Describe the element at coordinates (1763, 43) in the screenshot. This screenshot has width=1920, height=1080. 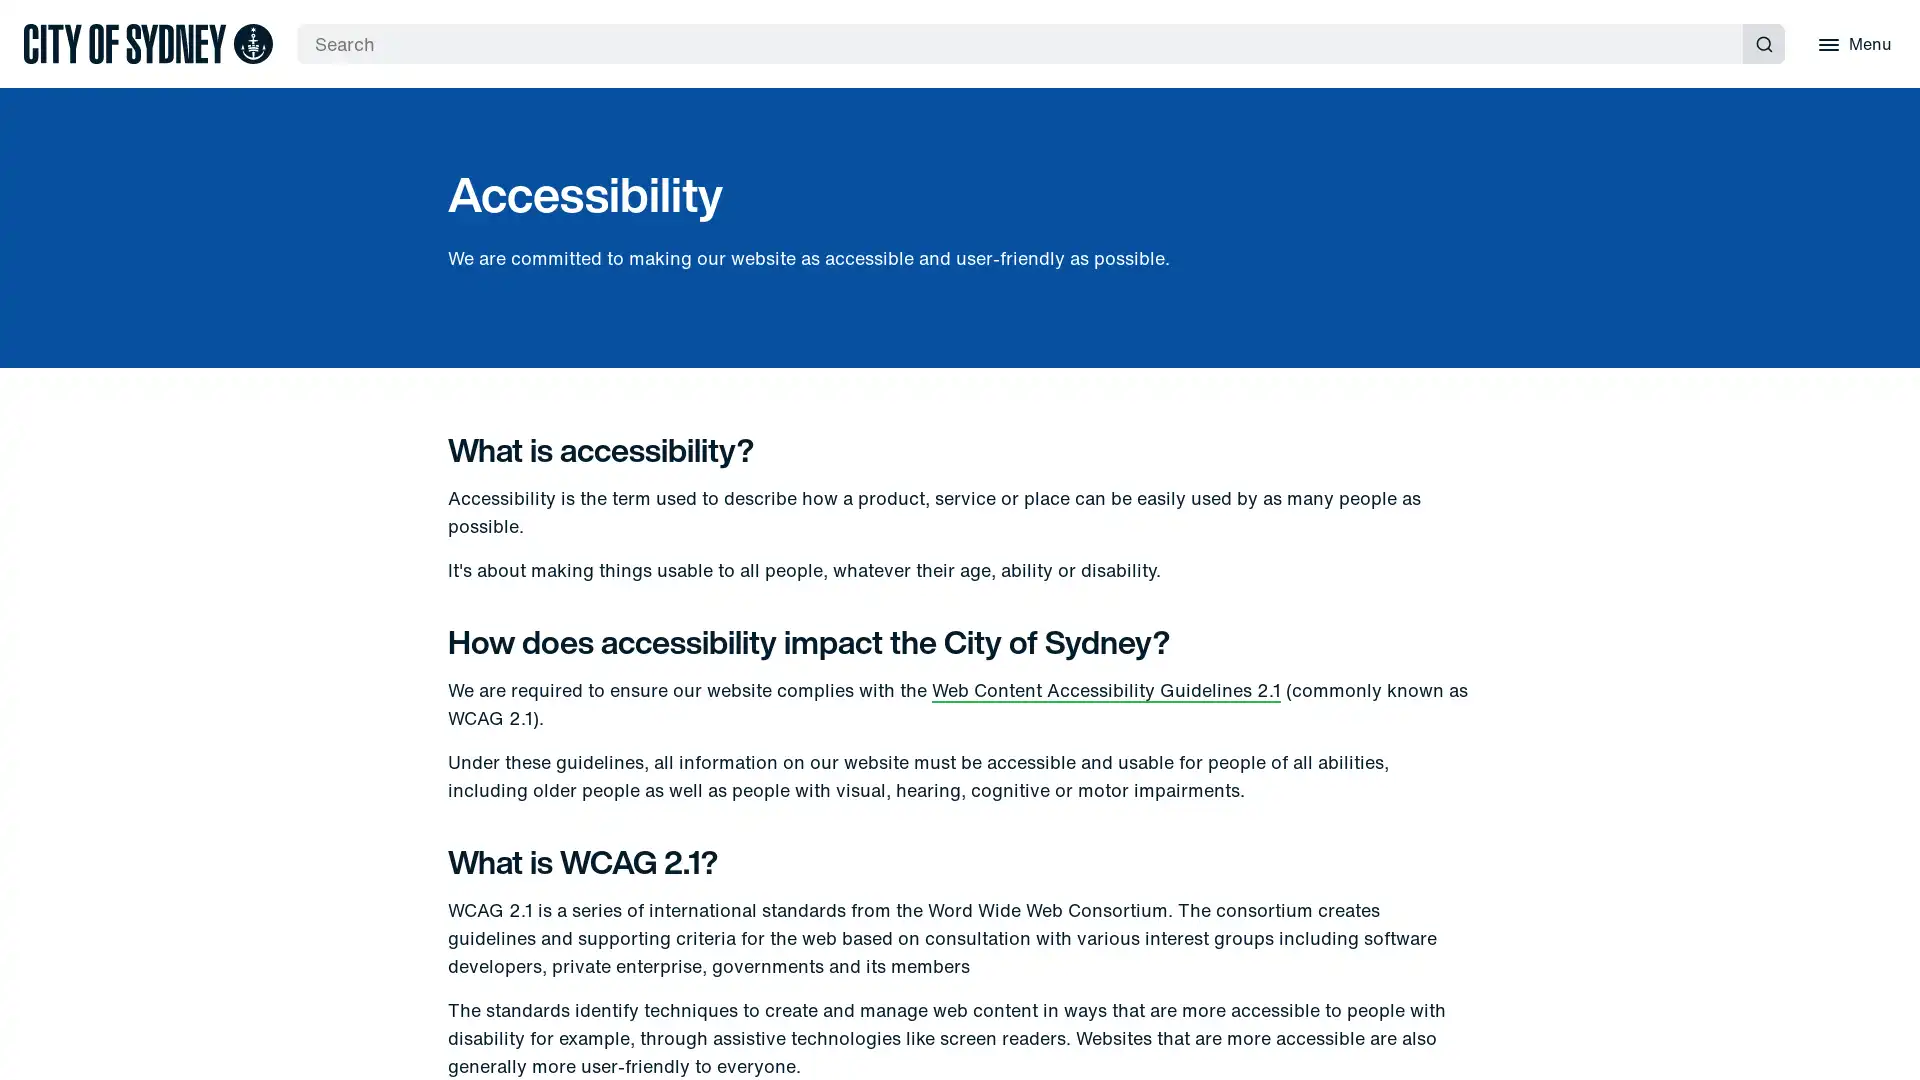
I see `Submit search` at that location.